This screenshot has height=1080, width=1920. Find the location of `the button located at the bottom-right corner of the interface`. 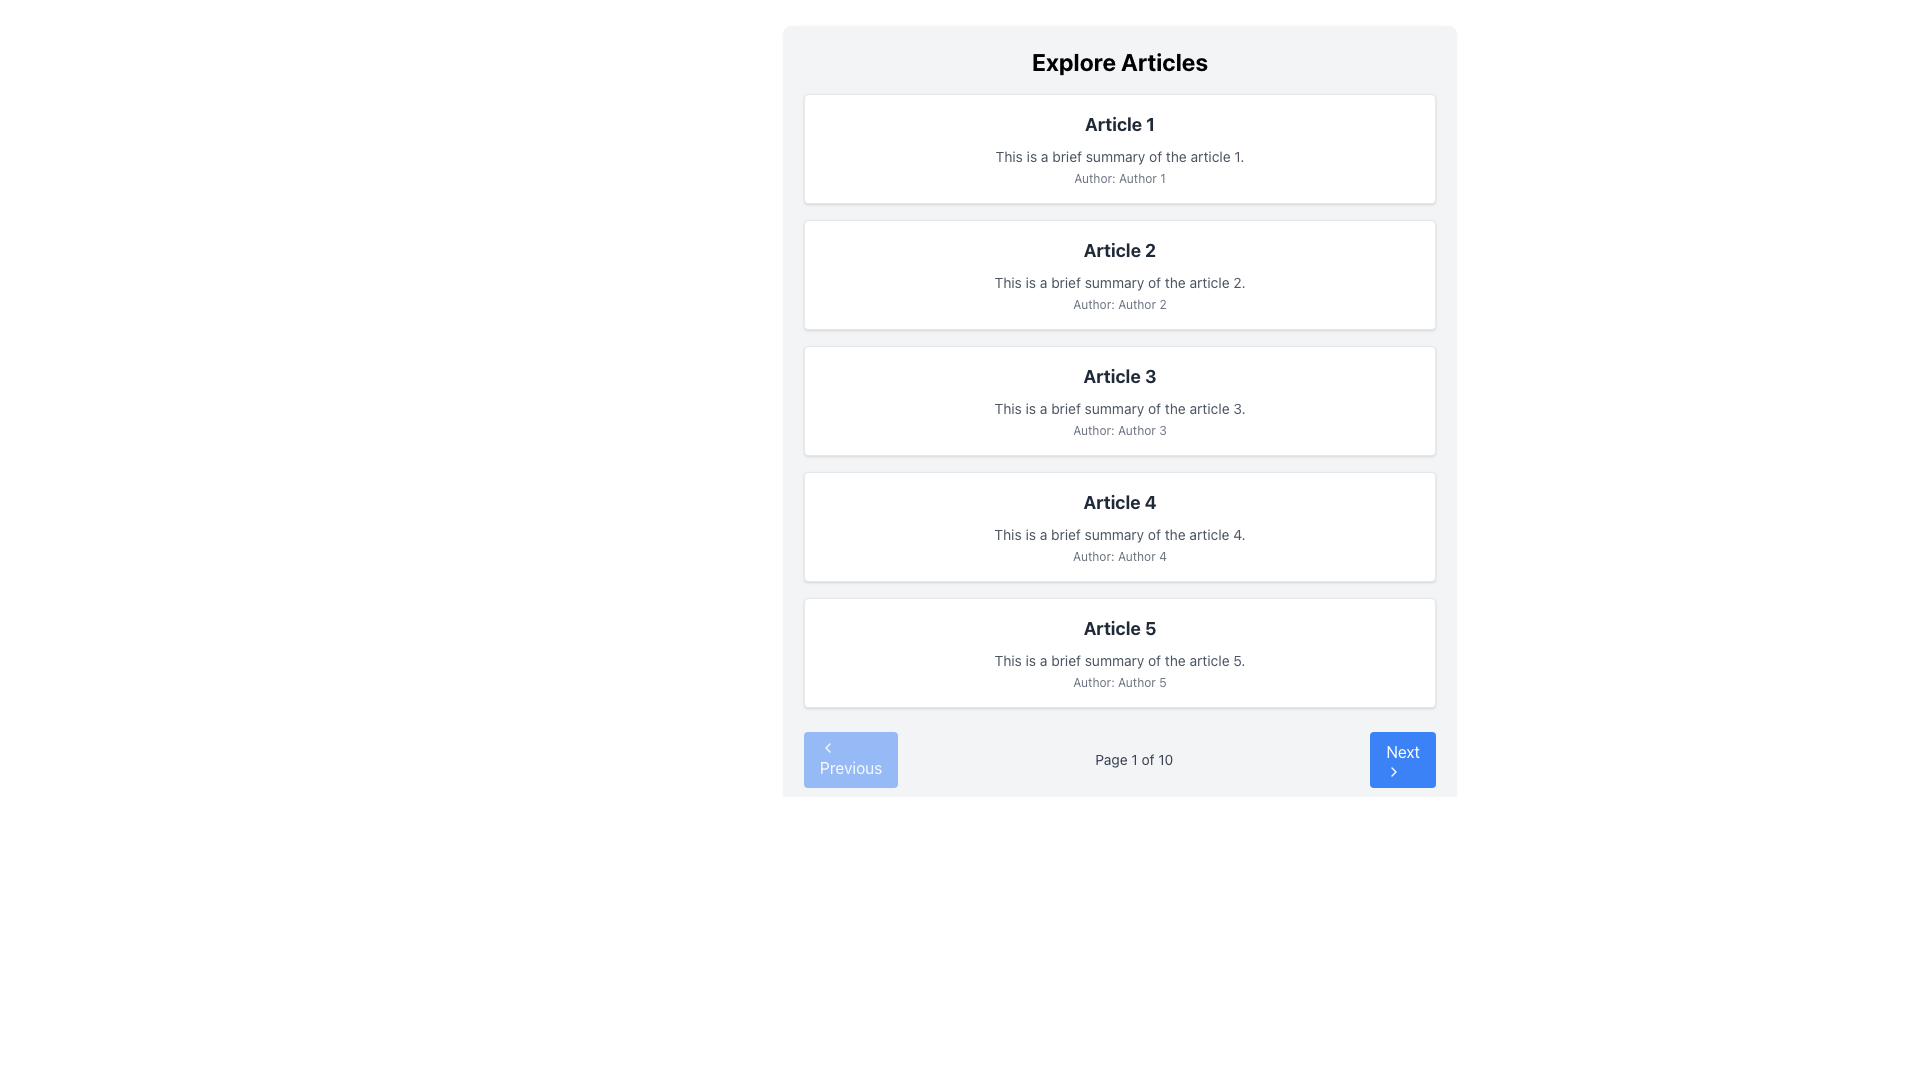

the button located at the bottom-right corner of the interface is located at coordinates (1402, 759).